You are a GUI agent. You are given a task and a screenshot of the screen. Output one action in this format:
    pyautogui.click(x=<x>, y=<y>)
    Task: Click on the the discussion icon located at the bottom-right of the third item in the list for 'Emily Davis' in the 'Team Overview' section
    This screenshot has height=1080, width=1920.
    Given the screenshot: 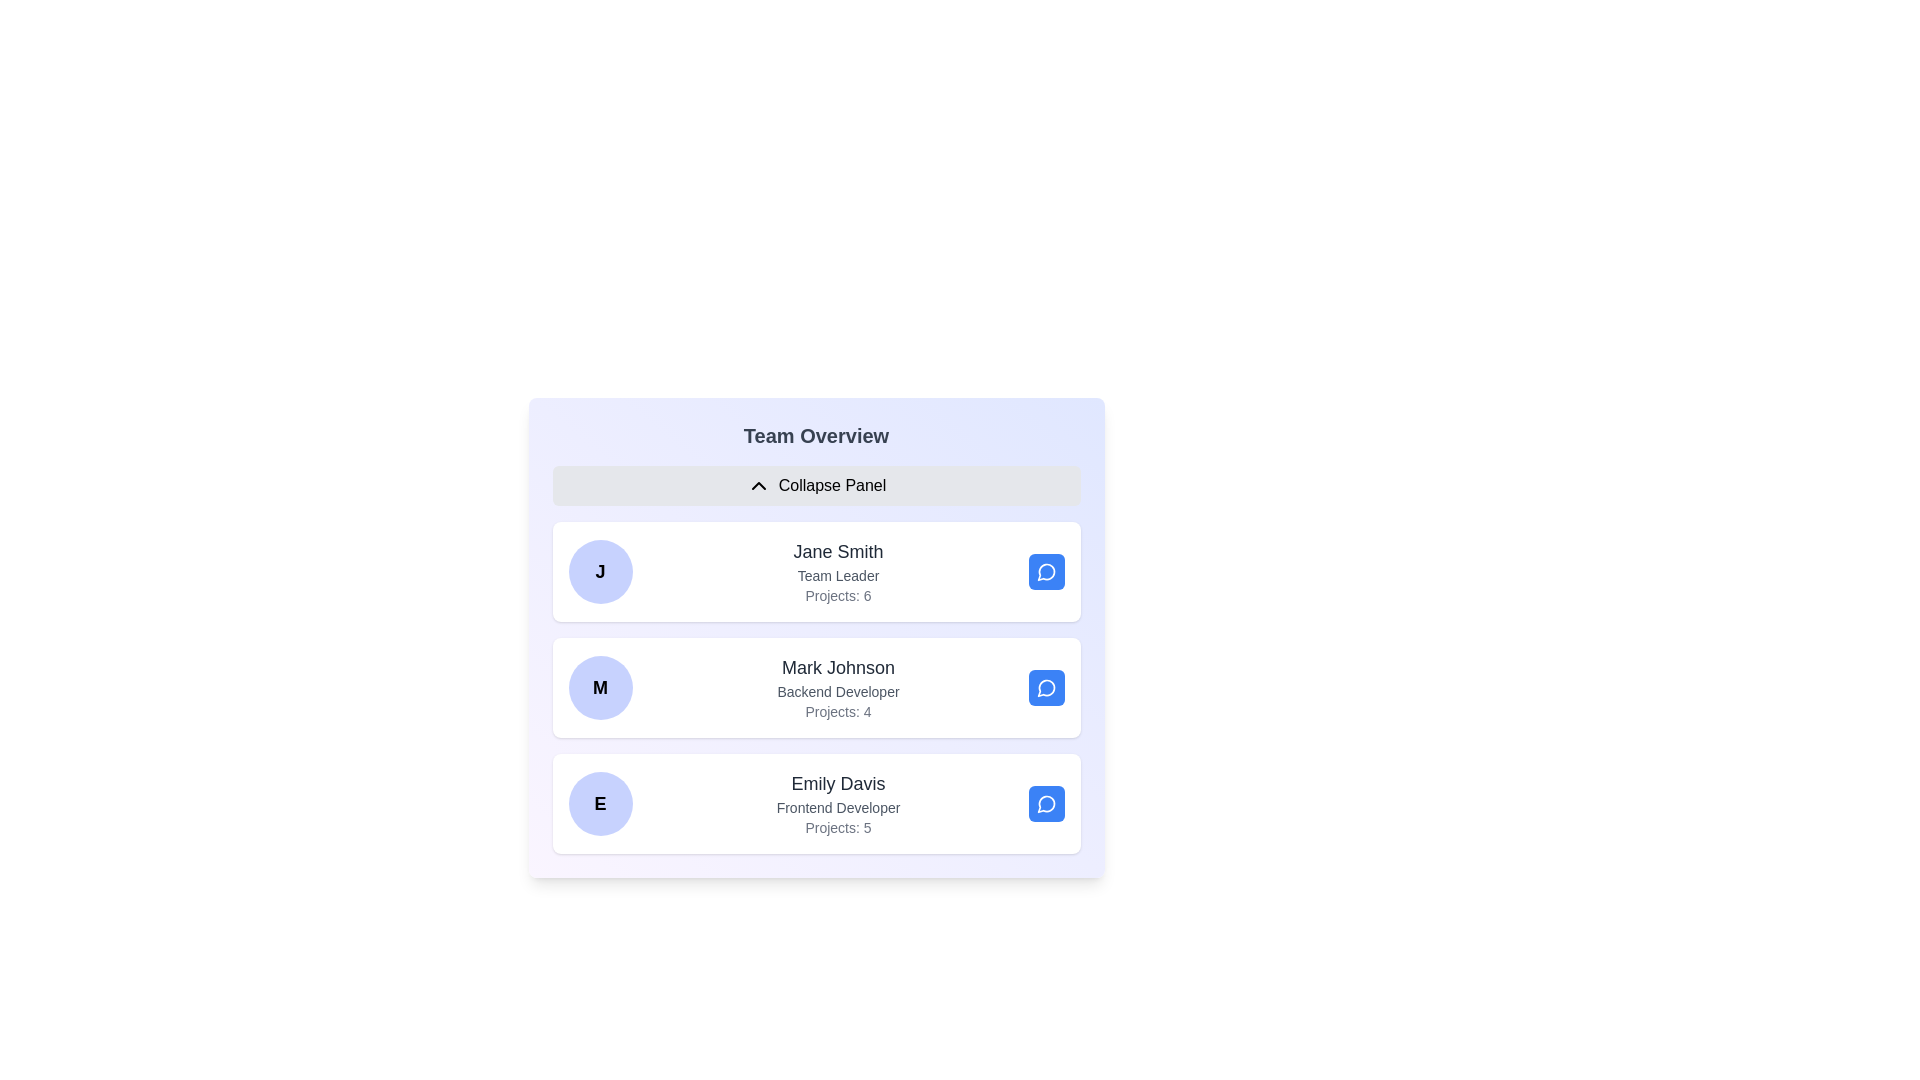 What is the action you would take?
    pyautogui.click(x=1045, y=803)
    